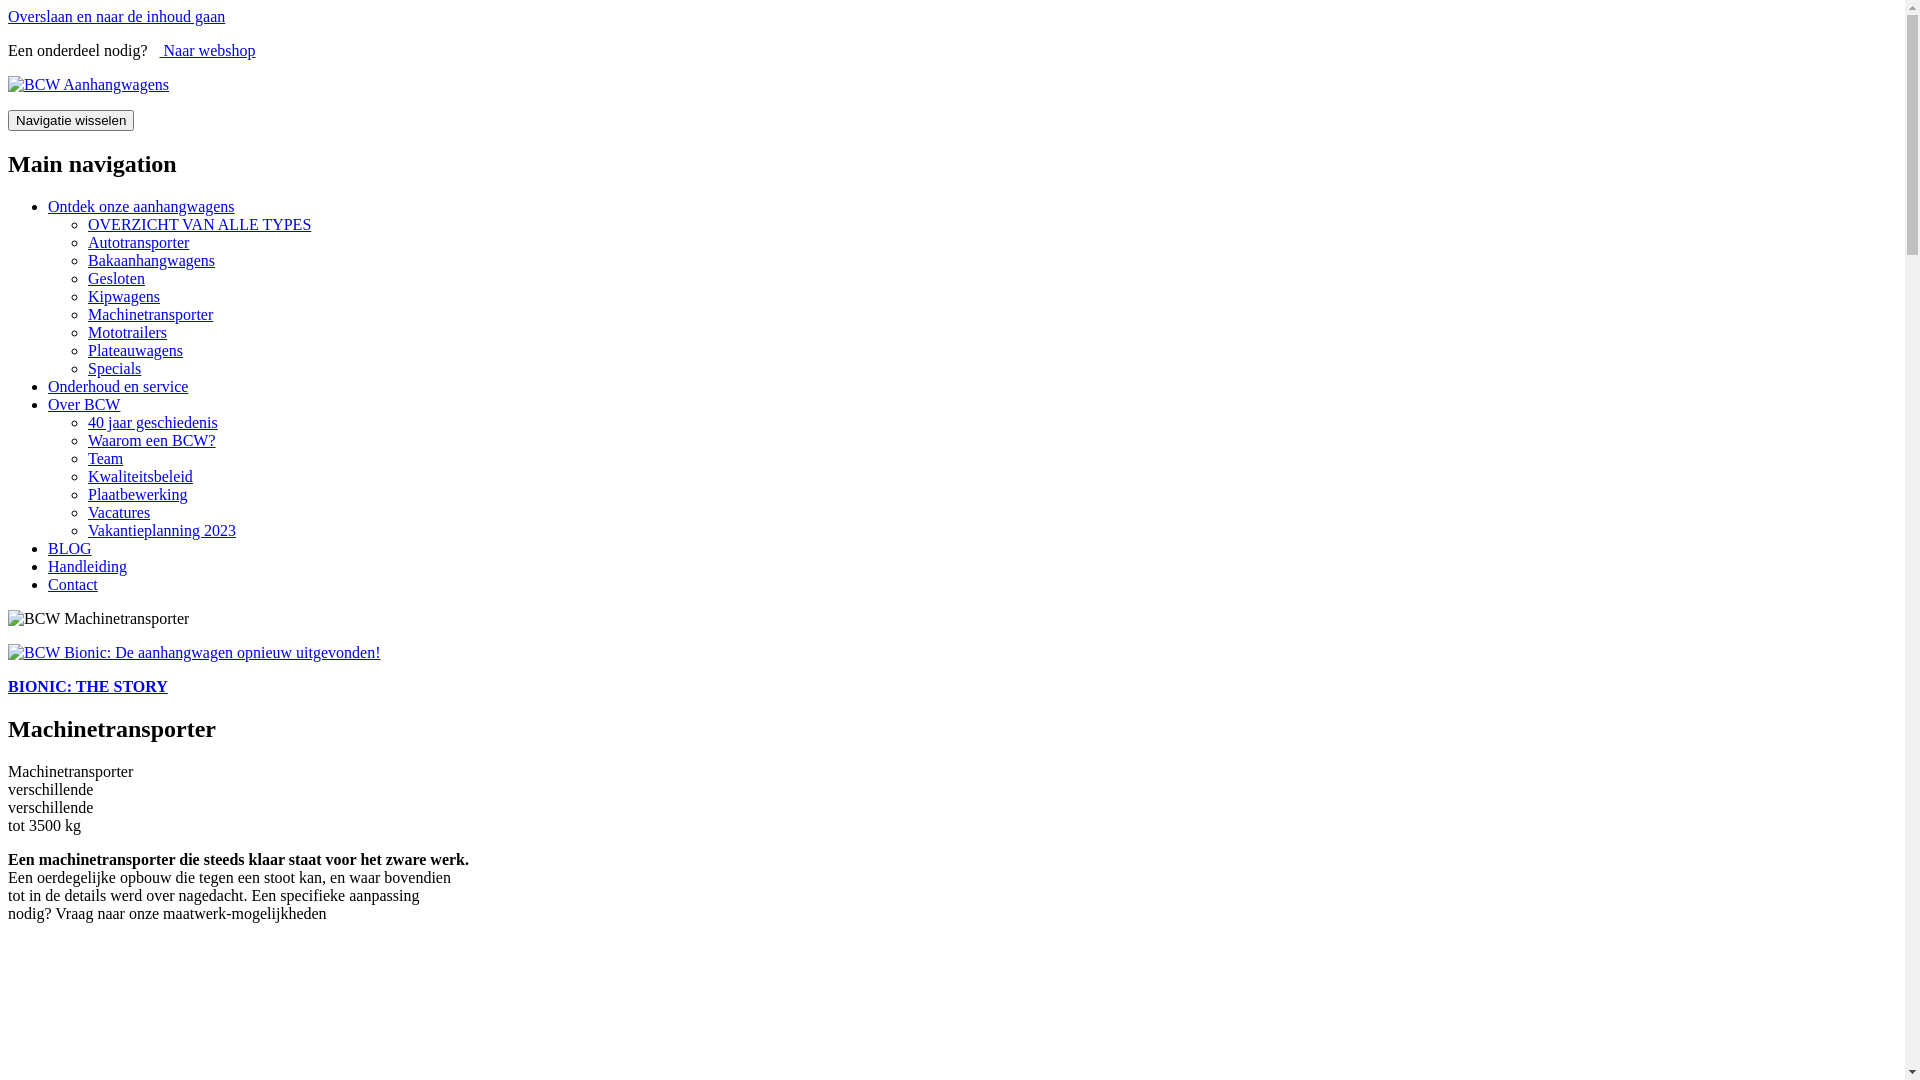 The height and width of the screenshot is (1080, 1920). I want to click on 'Gesloten', so click(115, 278).